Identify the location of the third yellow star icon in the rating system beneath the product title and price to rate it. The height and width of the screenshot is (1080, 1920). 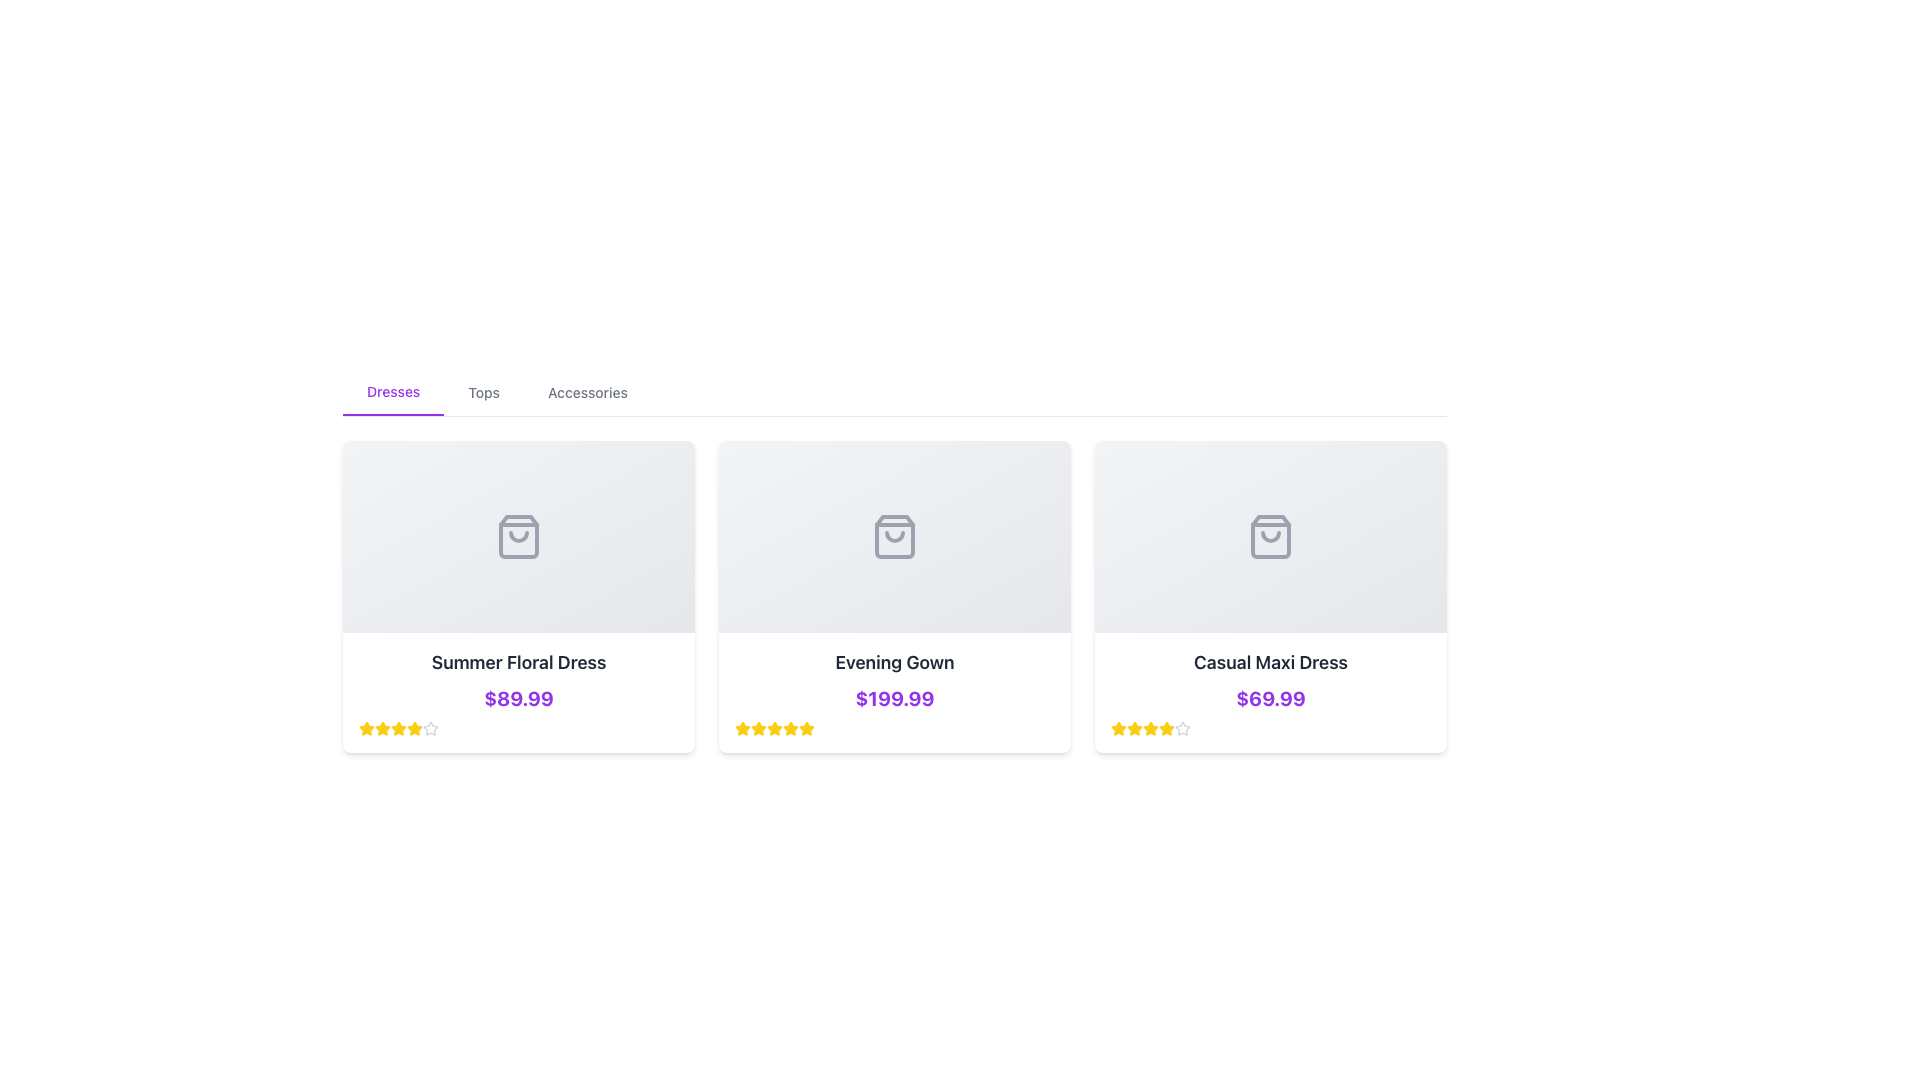
(383, 729).